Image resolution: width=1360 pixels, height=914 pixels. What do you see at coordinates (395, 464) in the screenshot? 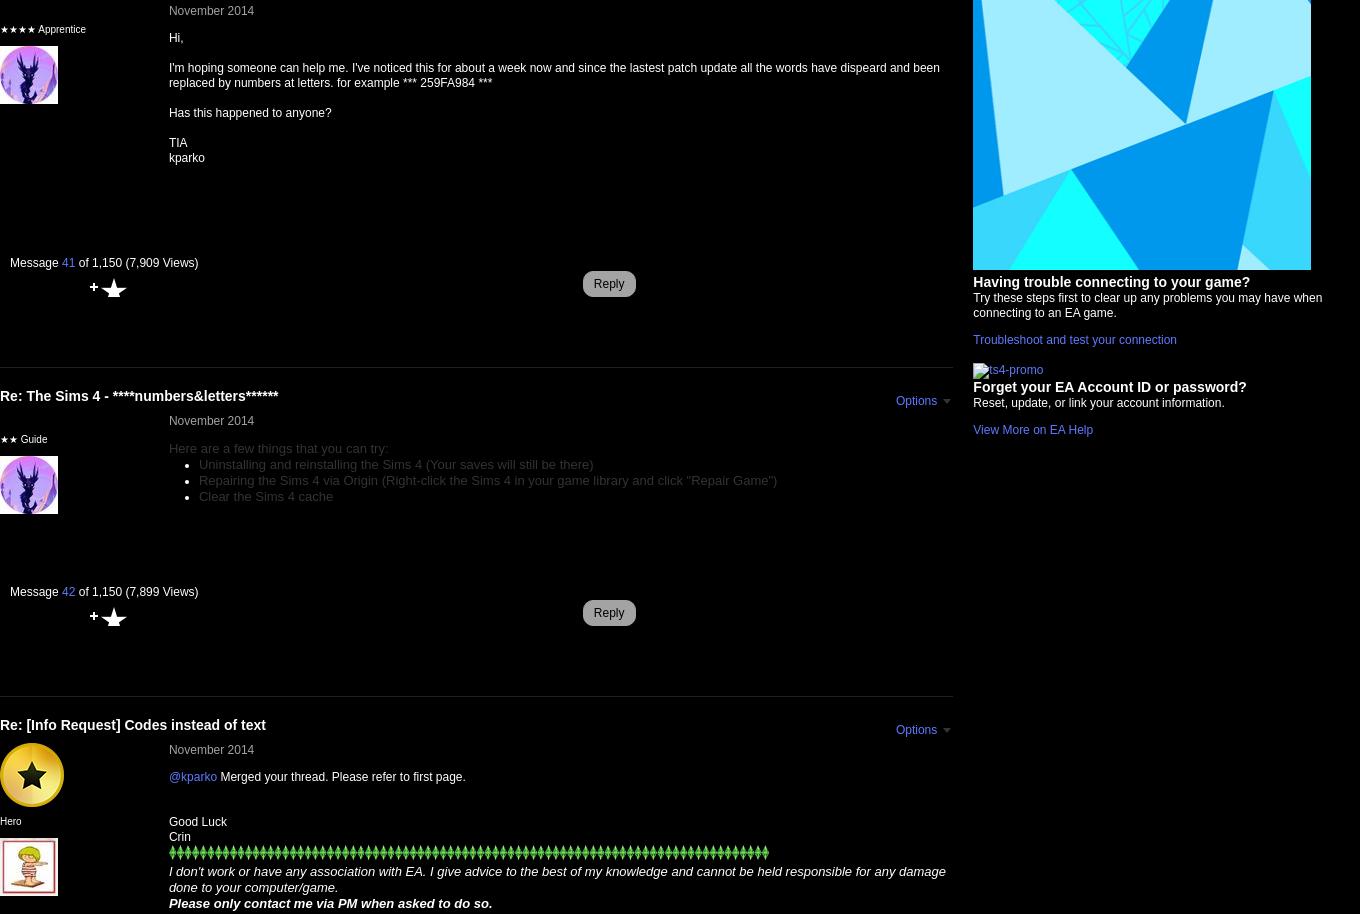
I see `'Uninstalling and reinstalling the Sims 4 (Your saves will still be there)'` at bounding box center [395, 464].